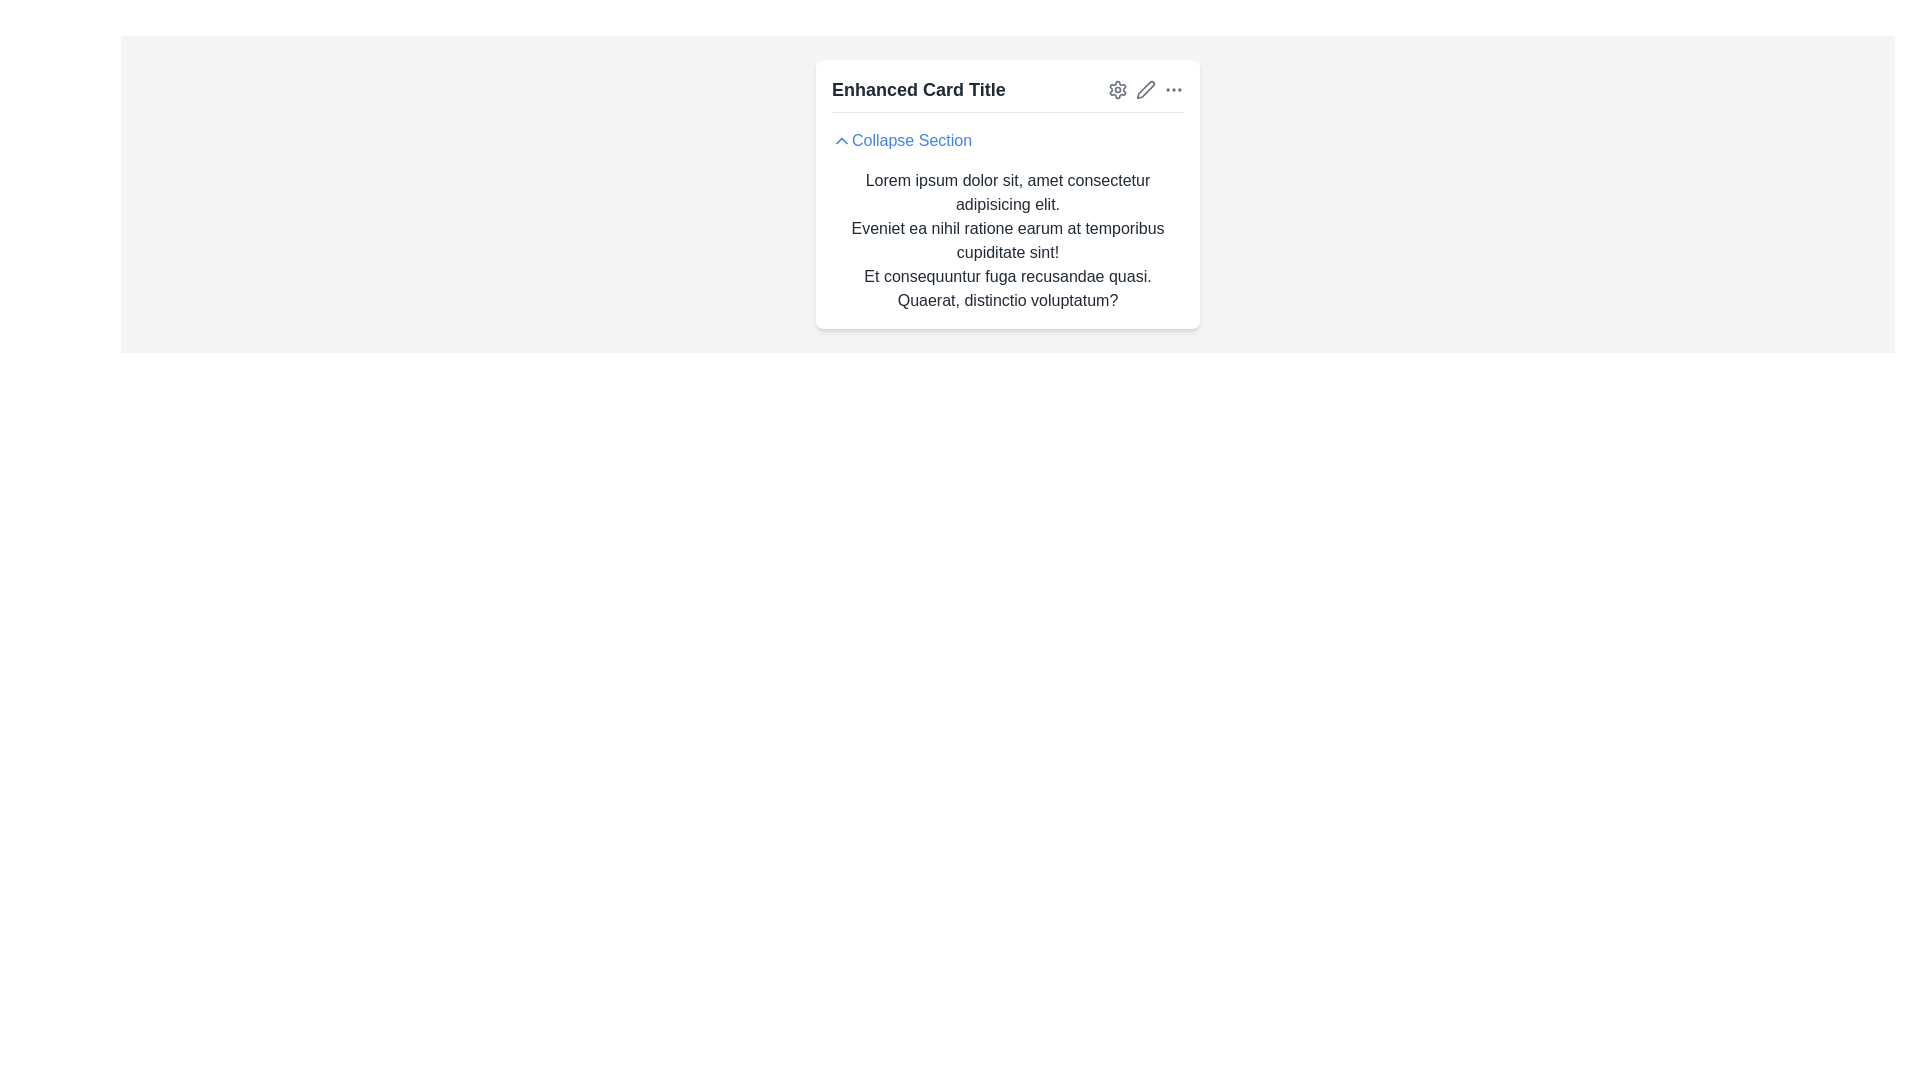 This screenshot has width=1920, height=1080. I want to click on the concluding message text element located in the Enhanced Card Title, which is the third line of text below 'Eveniet ea nihil ratione earum at temporibus cupiditate sint!', so click(1008, 289).